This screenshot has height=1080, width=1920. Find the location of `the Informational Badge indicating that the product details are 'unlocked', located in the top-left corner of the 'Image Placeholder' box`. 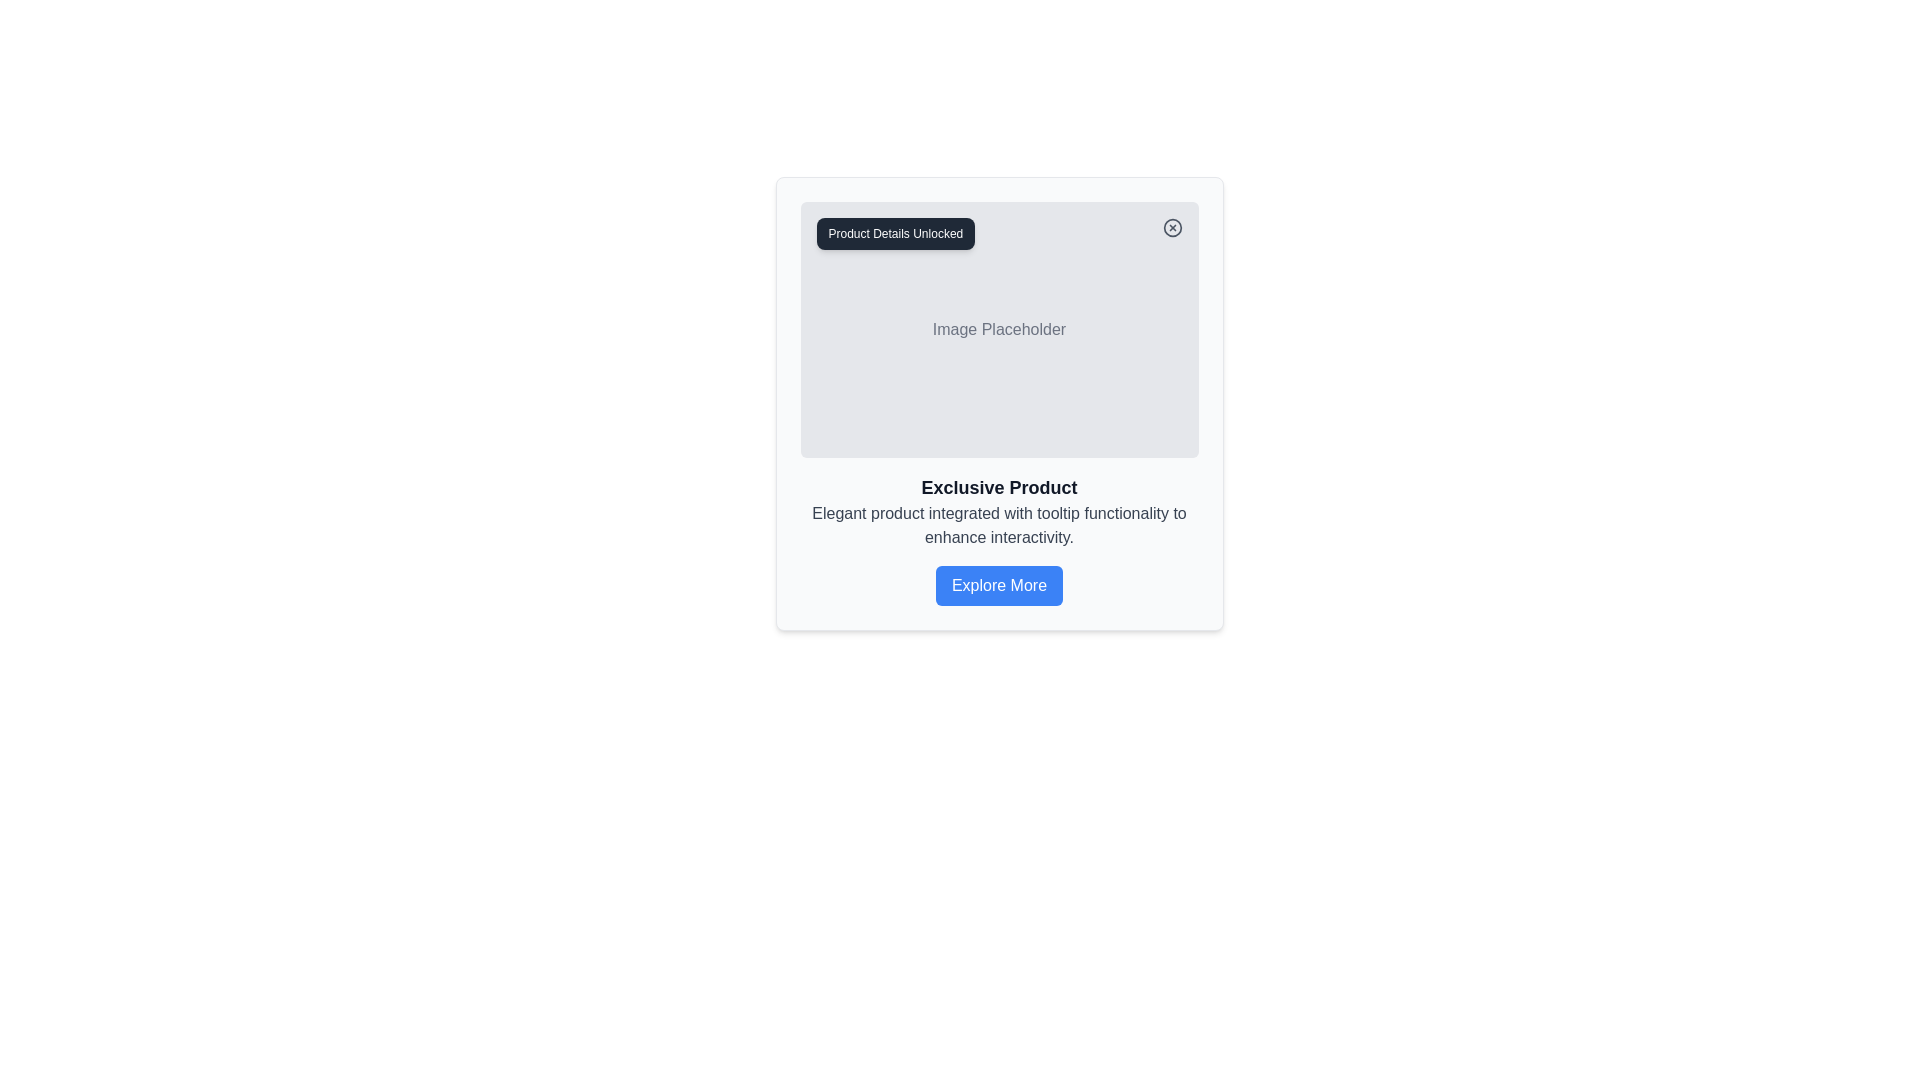

the Informational Badge indicating that the product details are 'unlocked', located in the top-left corner of the 'Image Placeholder' box is located at coordinates (894, 233).